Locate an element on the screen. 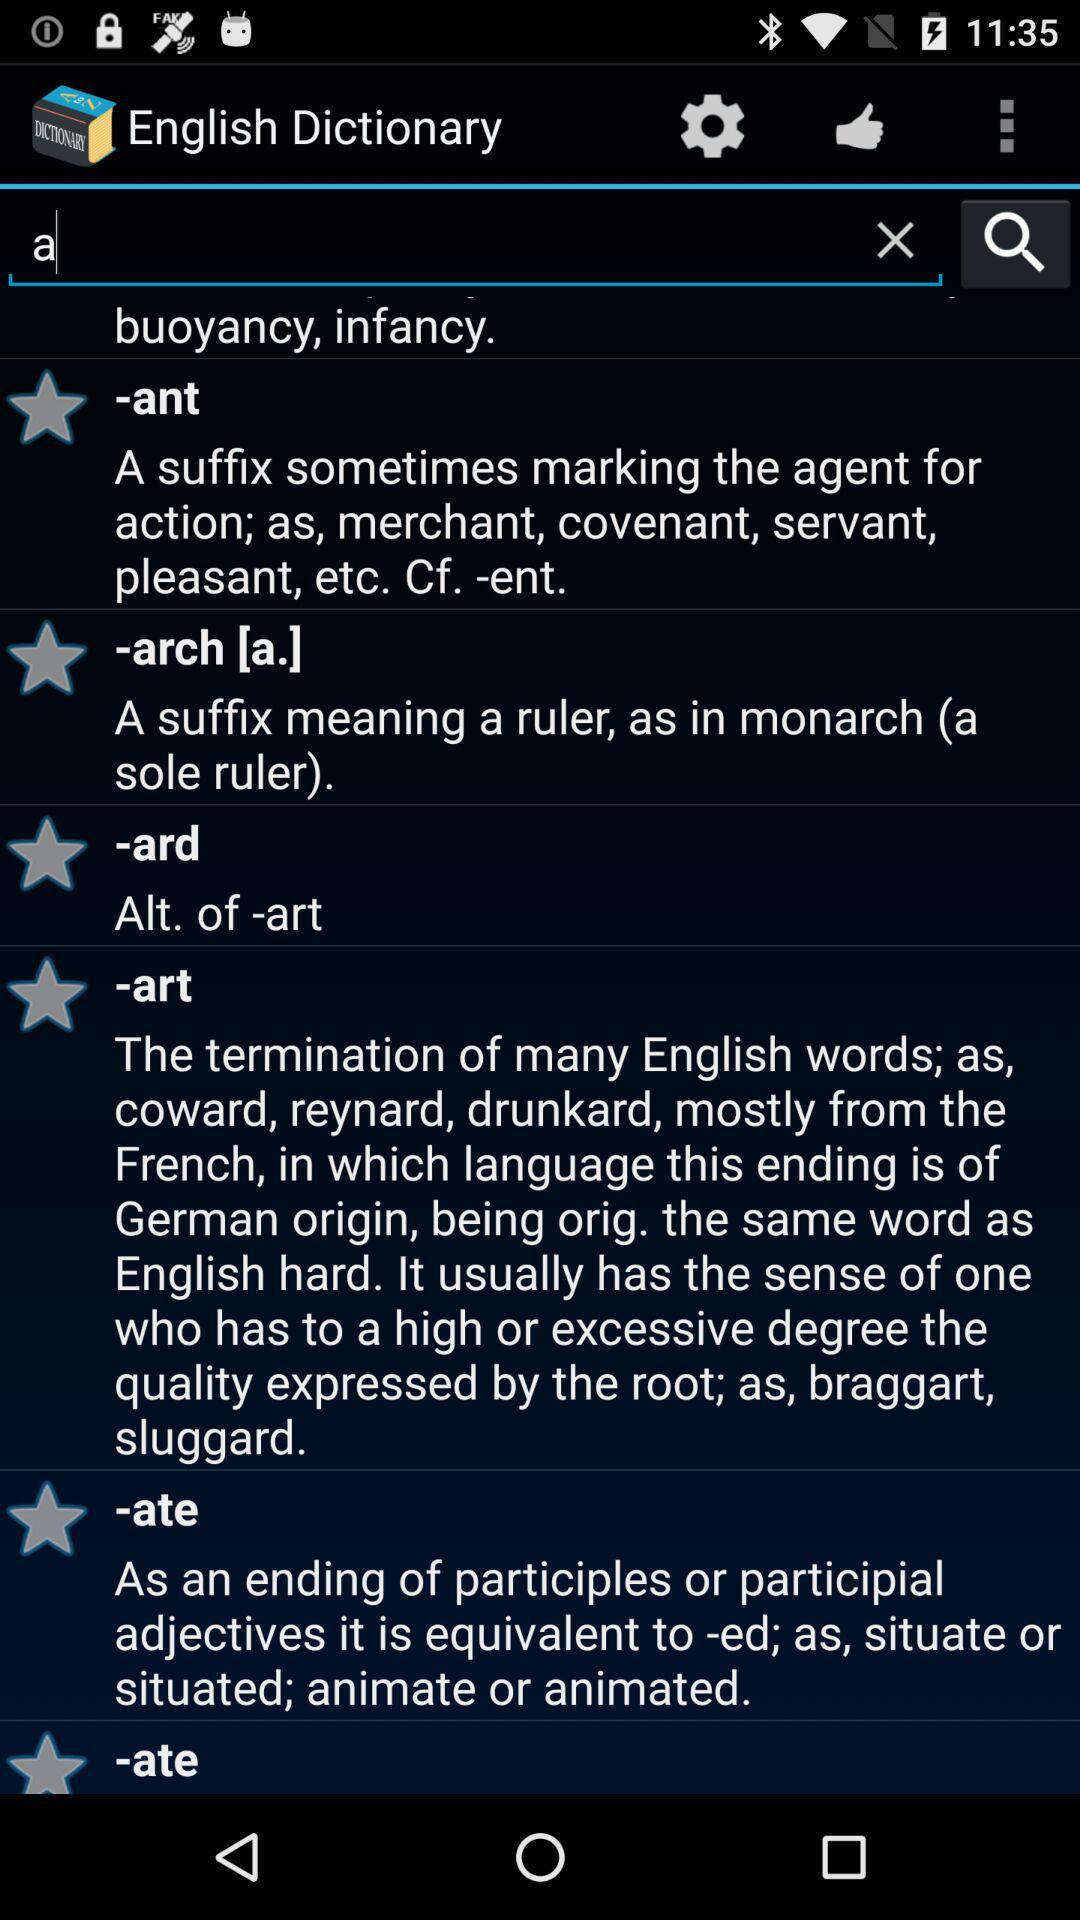 This screenshot has width=1080, height=1920. item to the left of as an ending item is located at coordinates (53, 1756).